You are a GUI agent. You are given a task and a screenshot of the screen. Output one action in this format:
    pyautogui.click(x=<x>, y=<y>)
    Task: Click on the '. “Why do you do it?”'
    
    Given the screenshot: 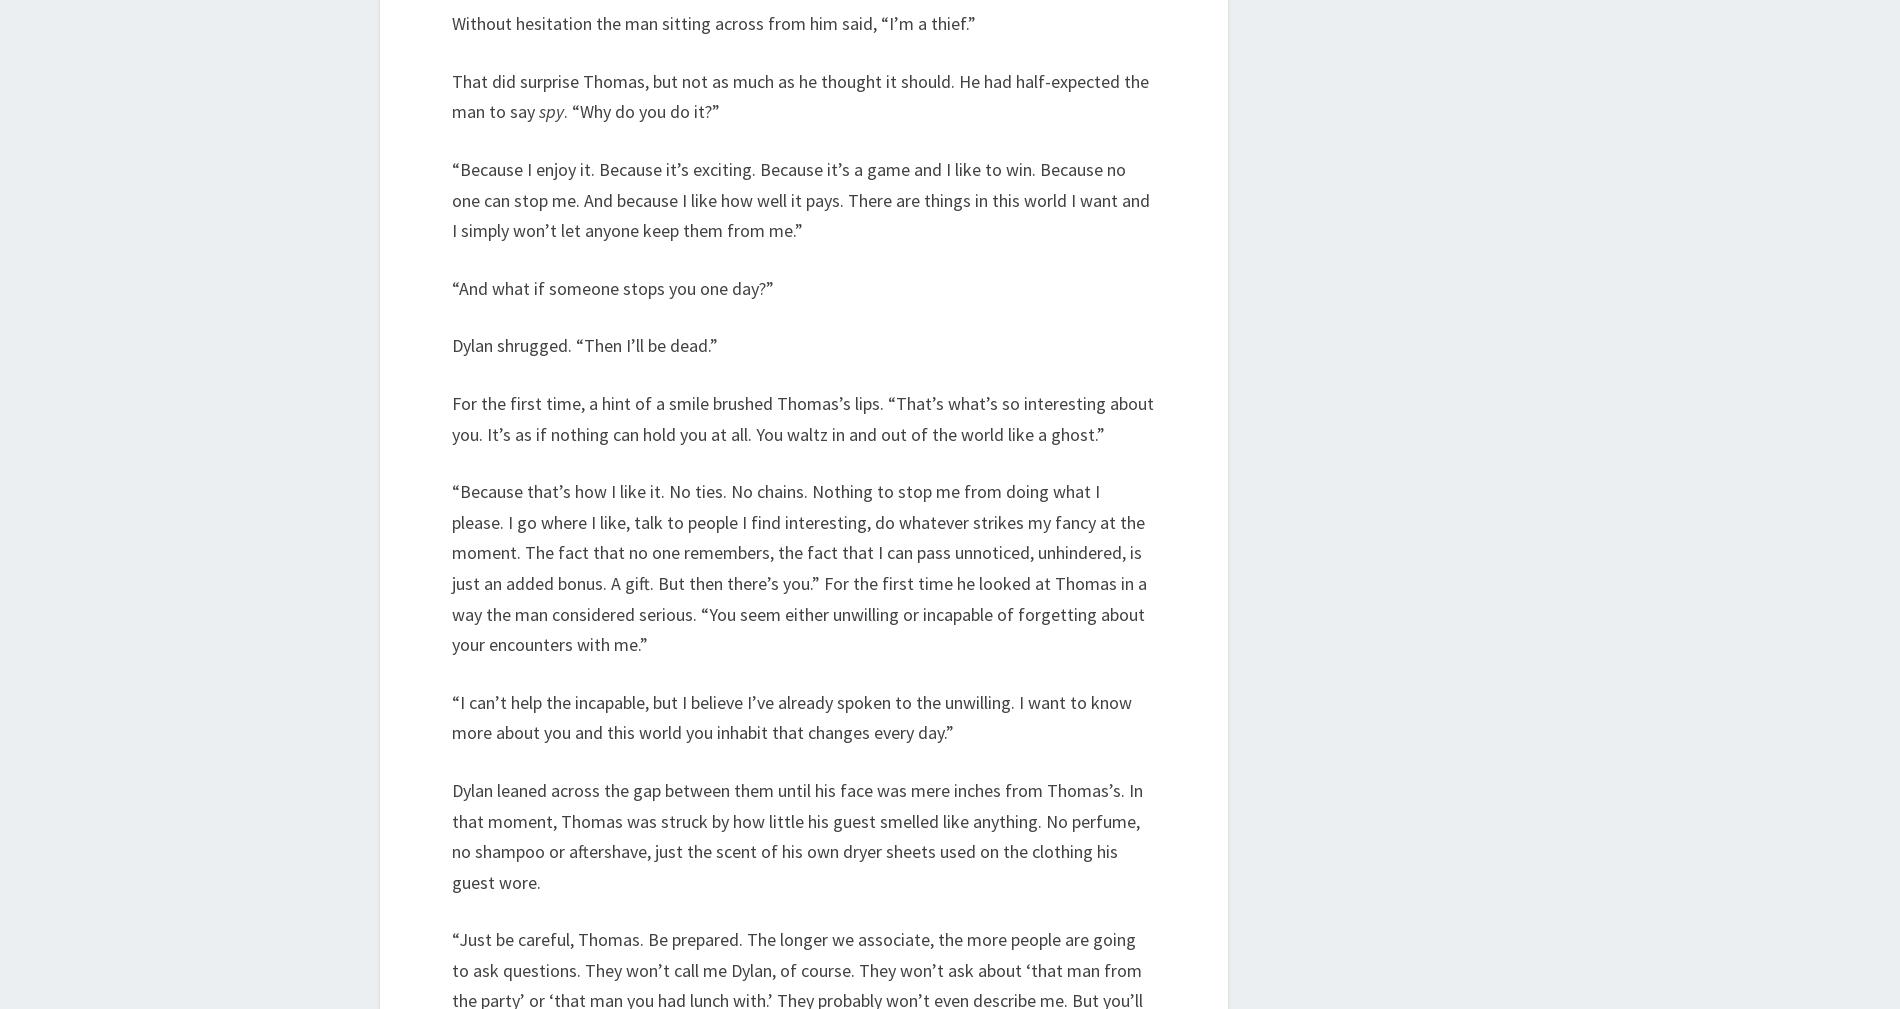 What is the action you would take?
    pyautogui.click(x=563, y=110)
    